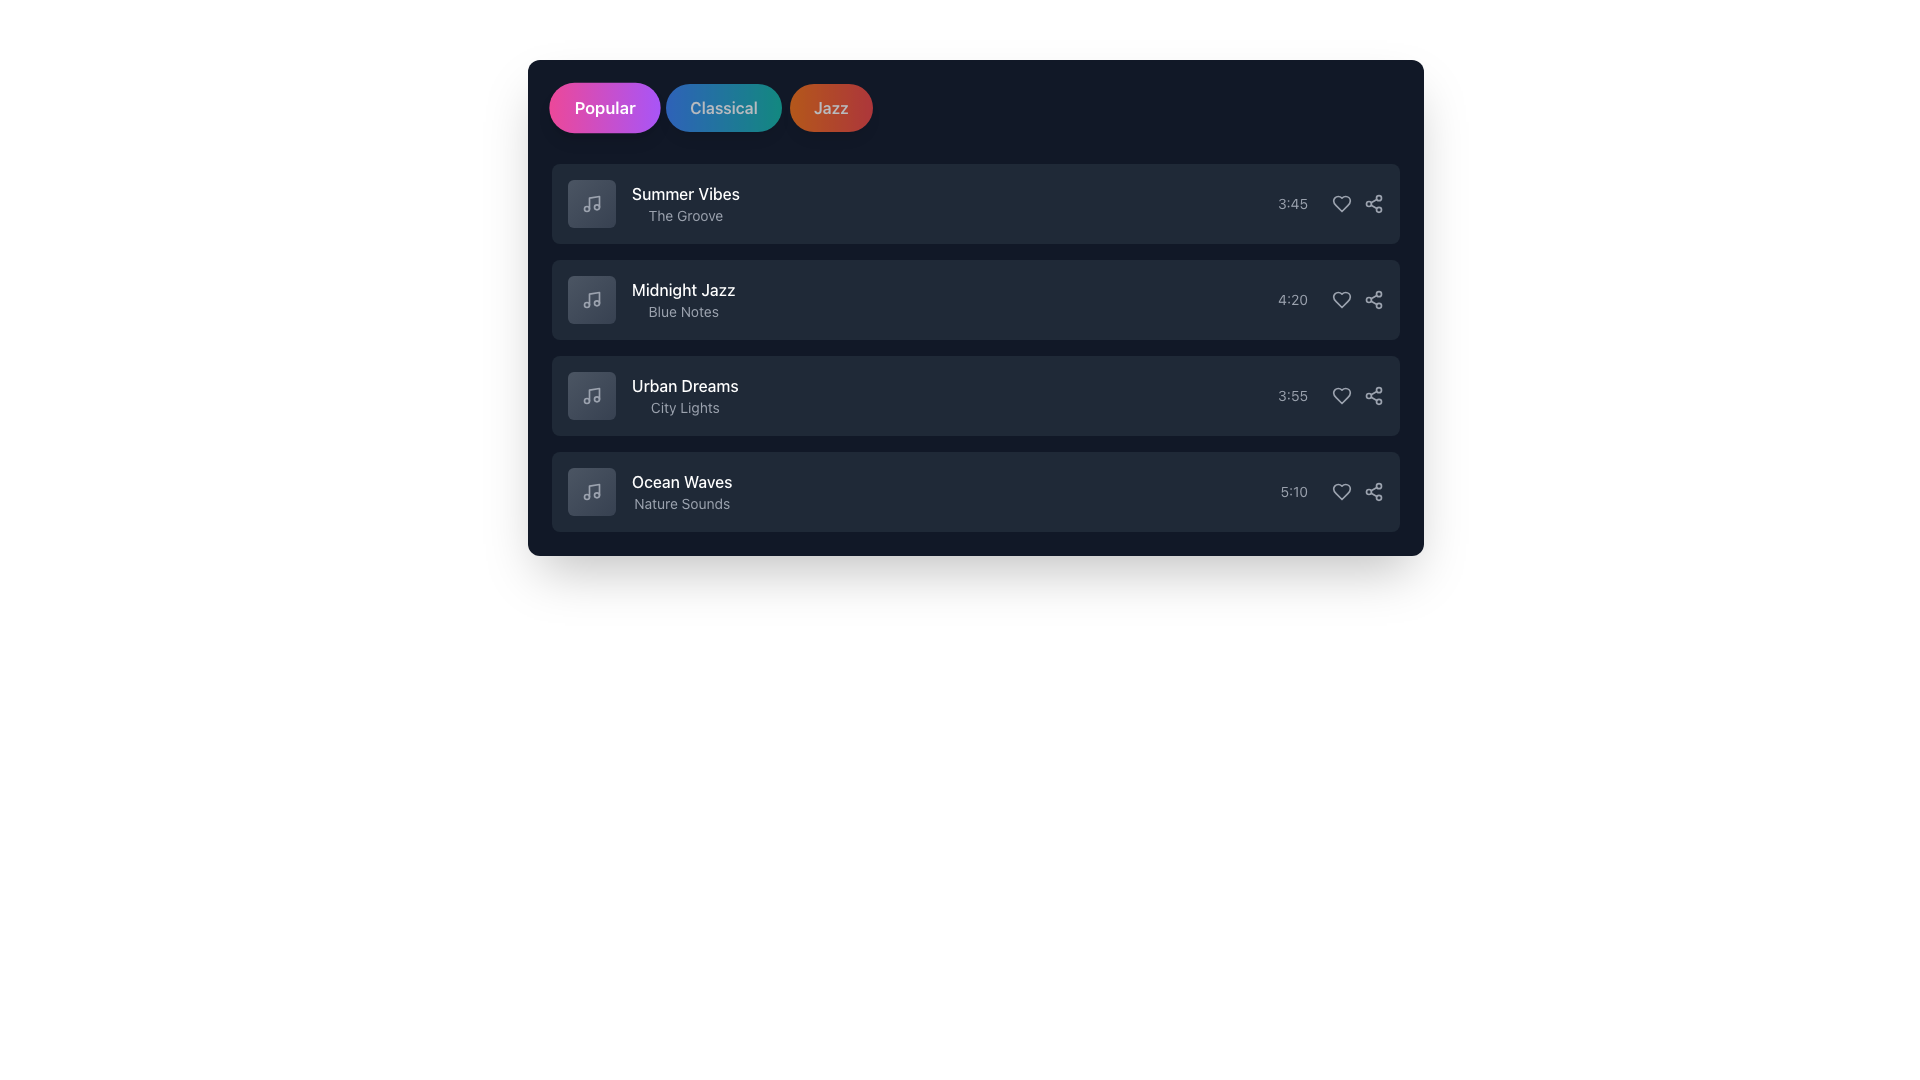  I want to click on the share icon located in the top-right corner of the 'Summer Vibes' song entry, adjacent to the song duration ('3:45'), so click(1358, 204).